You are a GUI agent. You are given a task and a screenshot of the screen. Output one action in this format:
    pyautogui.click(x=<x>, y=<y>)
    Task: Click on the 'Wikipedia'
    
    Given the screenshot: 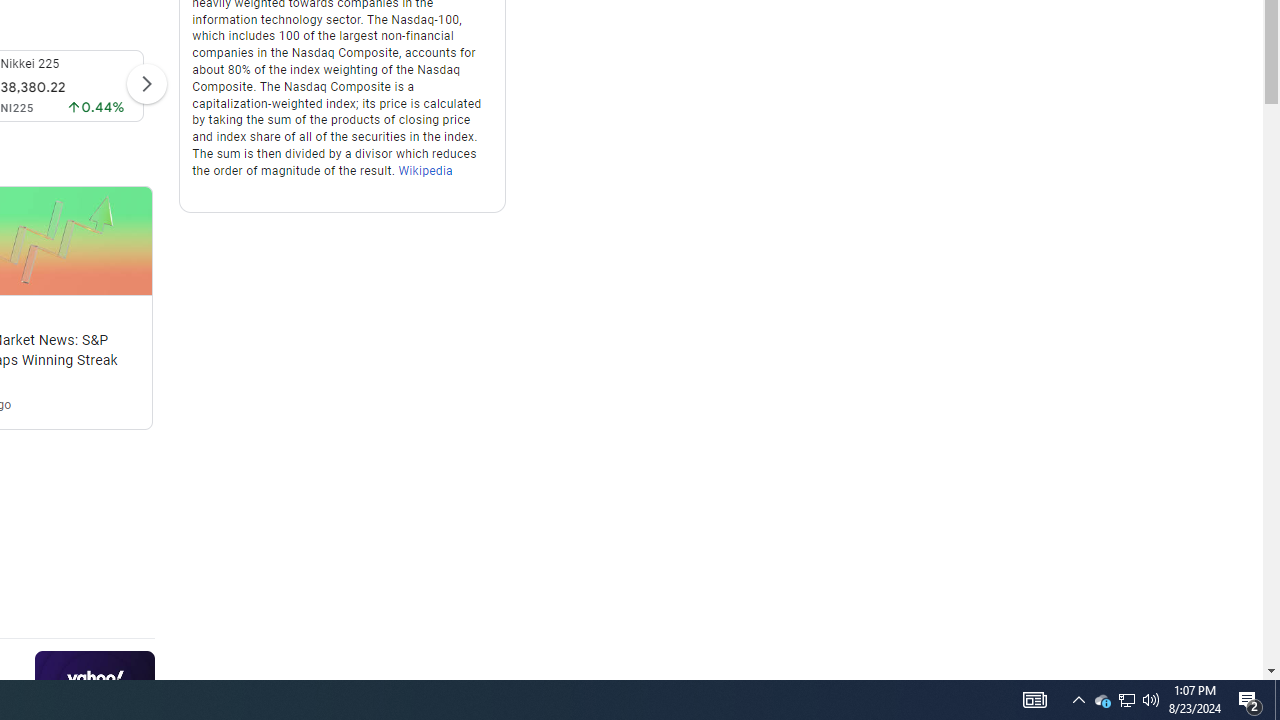 What is the action you would take?
    pyautogui.click(x=424, y=169)
    